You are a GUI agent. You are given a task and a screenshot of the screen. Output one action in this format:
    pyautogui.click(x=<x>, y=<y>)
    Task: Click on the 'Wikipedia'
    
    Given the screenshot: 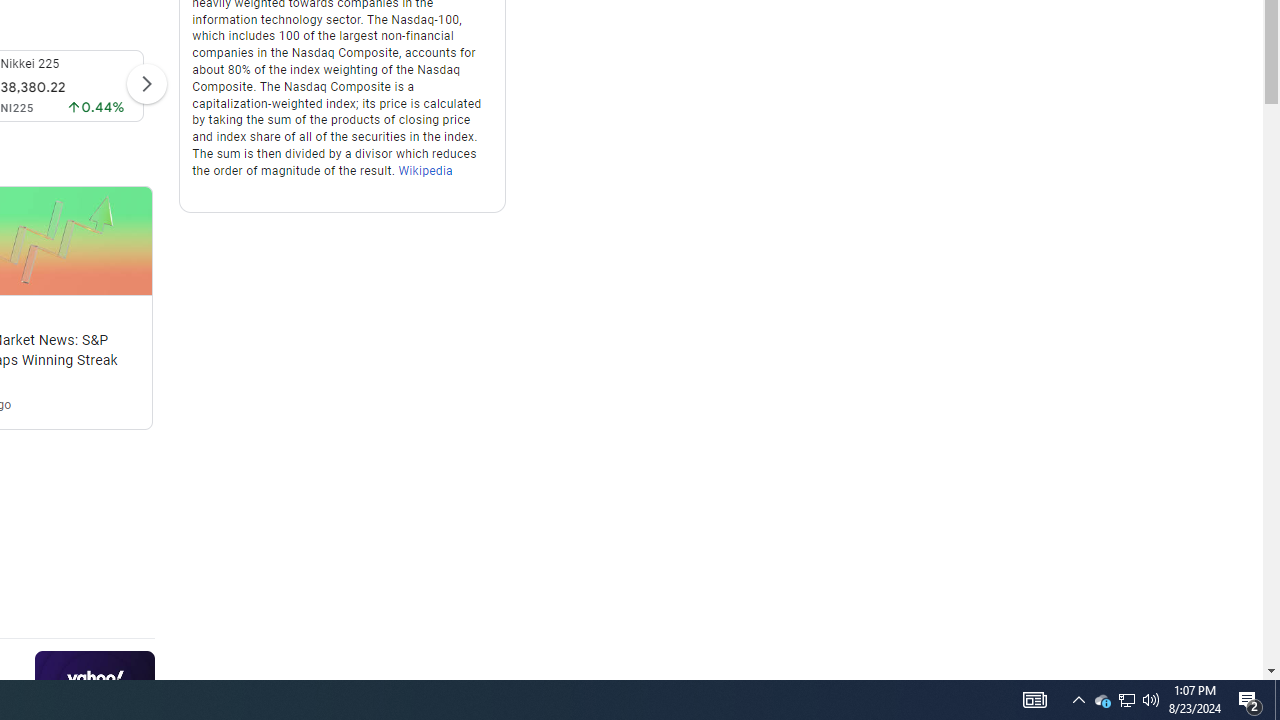 What is the action you would take?
    pyautogui.click(x=424, y=169)
    